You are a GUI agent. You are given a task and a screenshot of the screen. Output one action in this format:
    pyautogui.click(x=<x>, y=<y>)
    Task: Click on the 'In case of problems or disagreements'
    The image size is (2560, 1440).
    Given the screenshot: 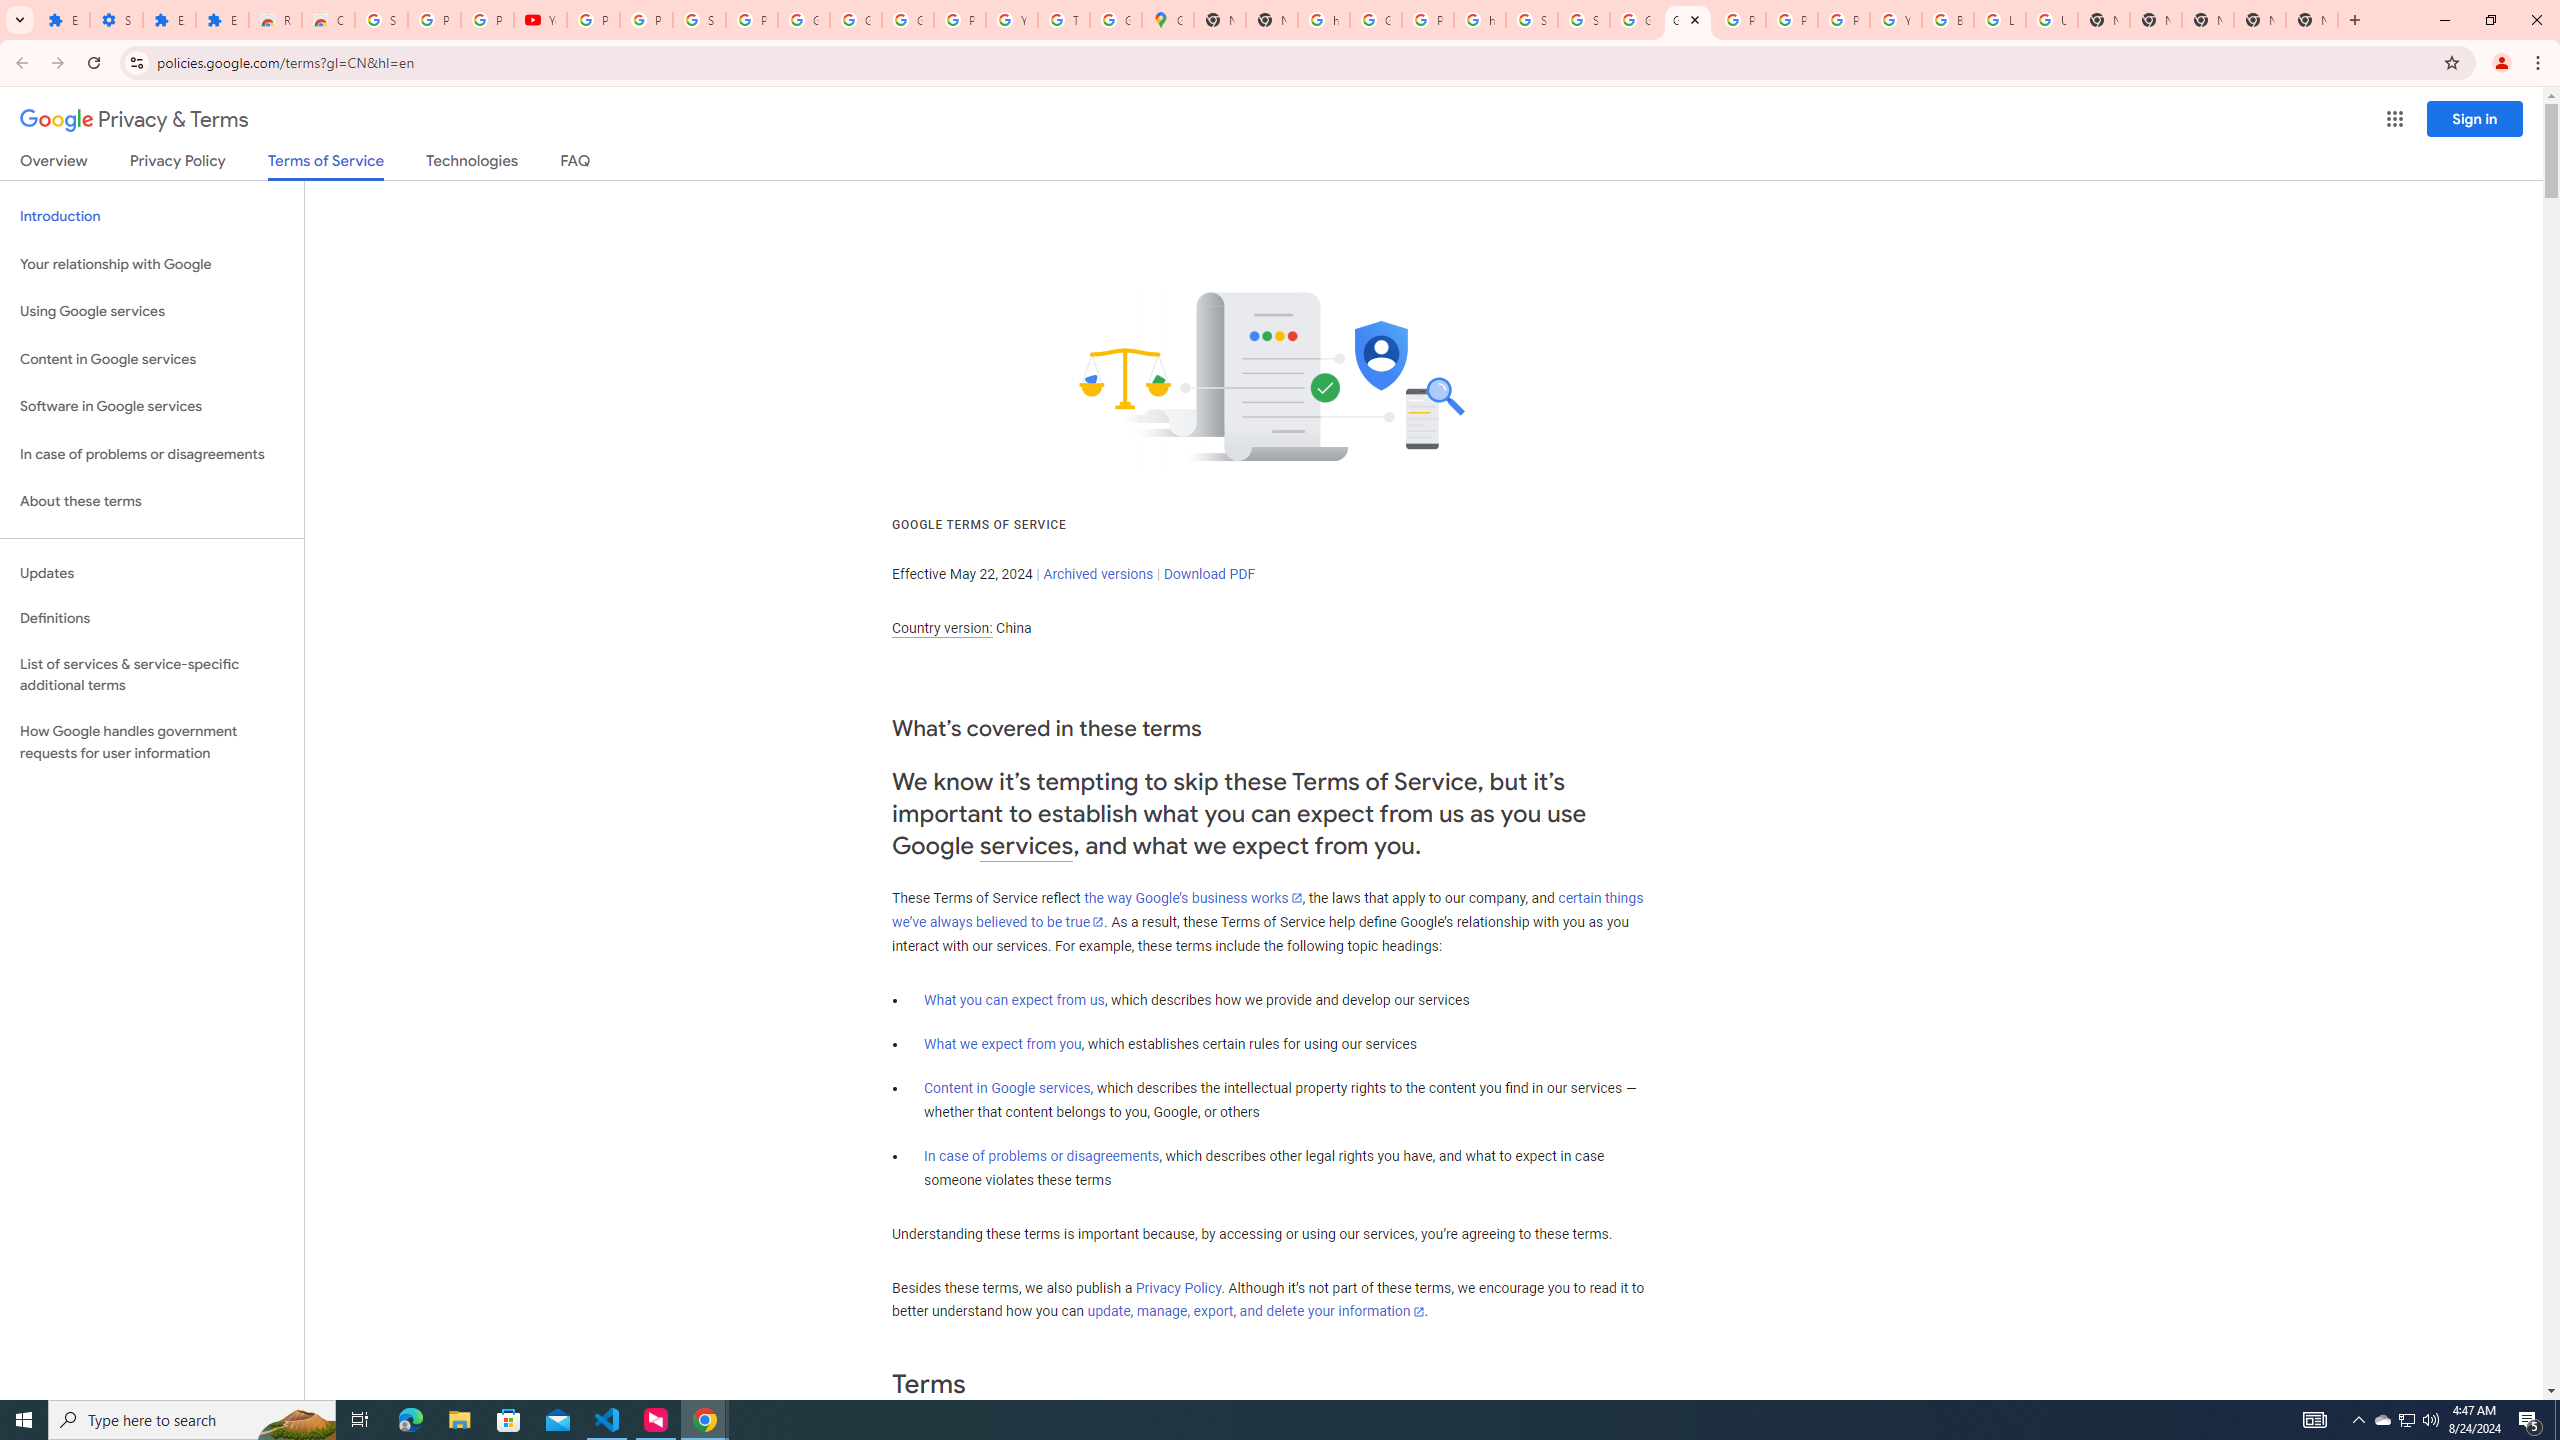 What is the action you would take?
    pyautogui.click(x=1040, y=1156)
    